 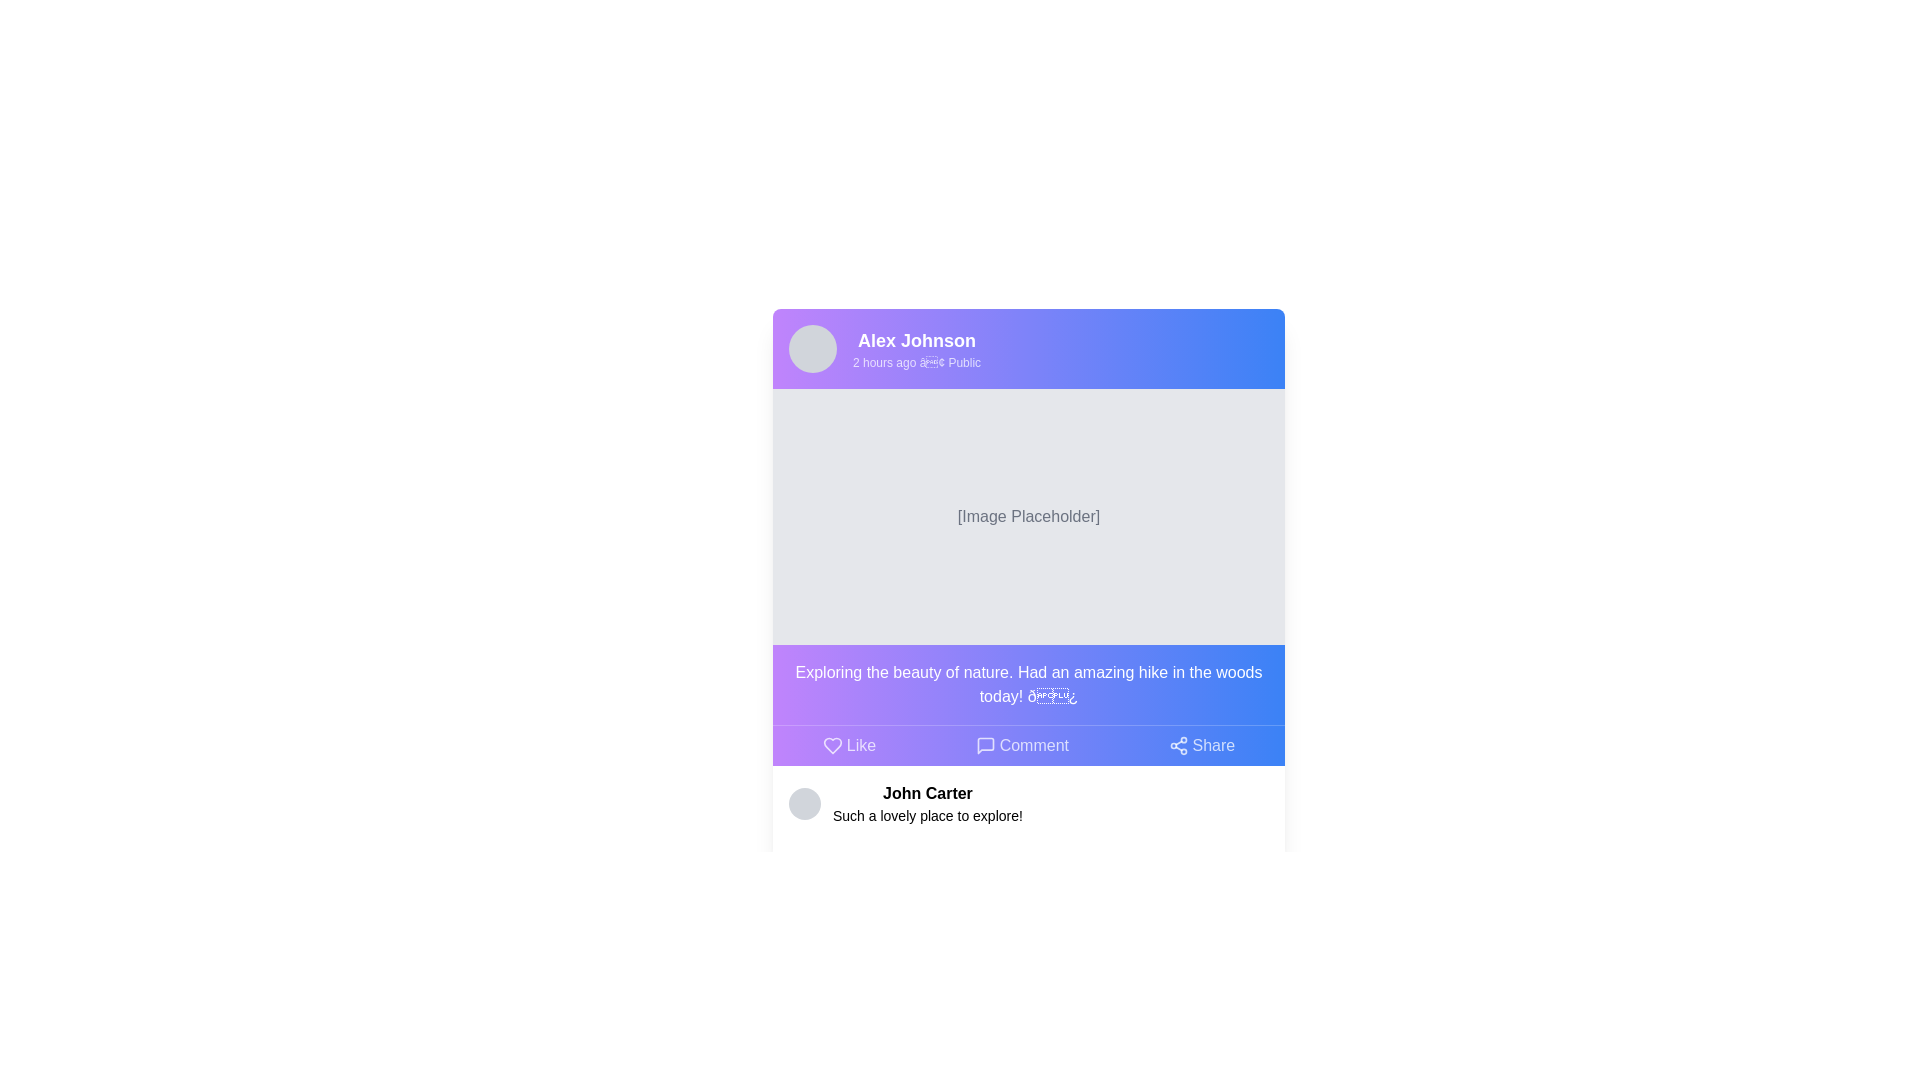 What do you see at coordinates (832, 745) in the screenshot?
I see `the heart icon within the 'Like' button, which serves as a visual indicator for the liking action, located to the left of the text 'Like'` at bounding box center [832, 745].